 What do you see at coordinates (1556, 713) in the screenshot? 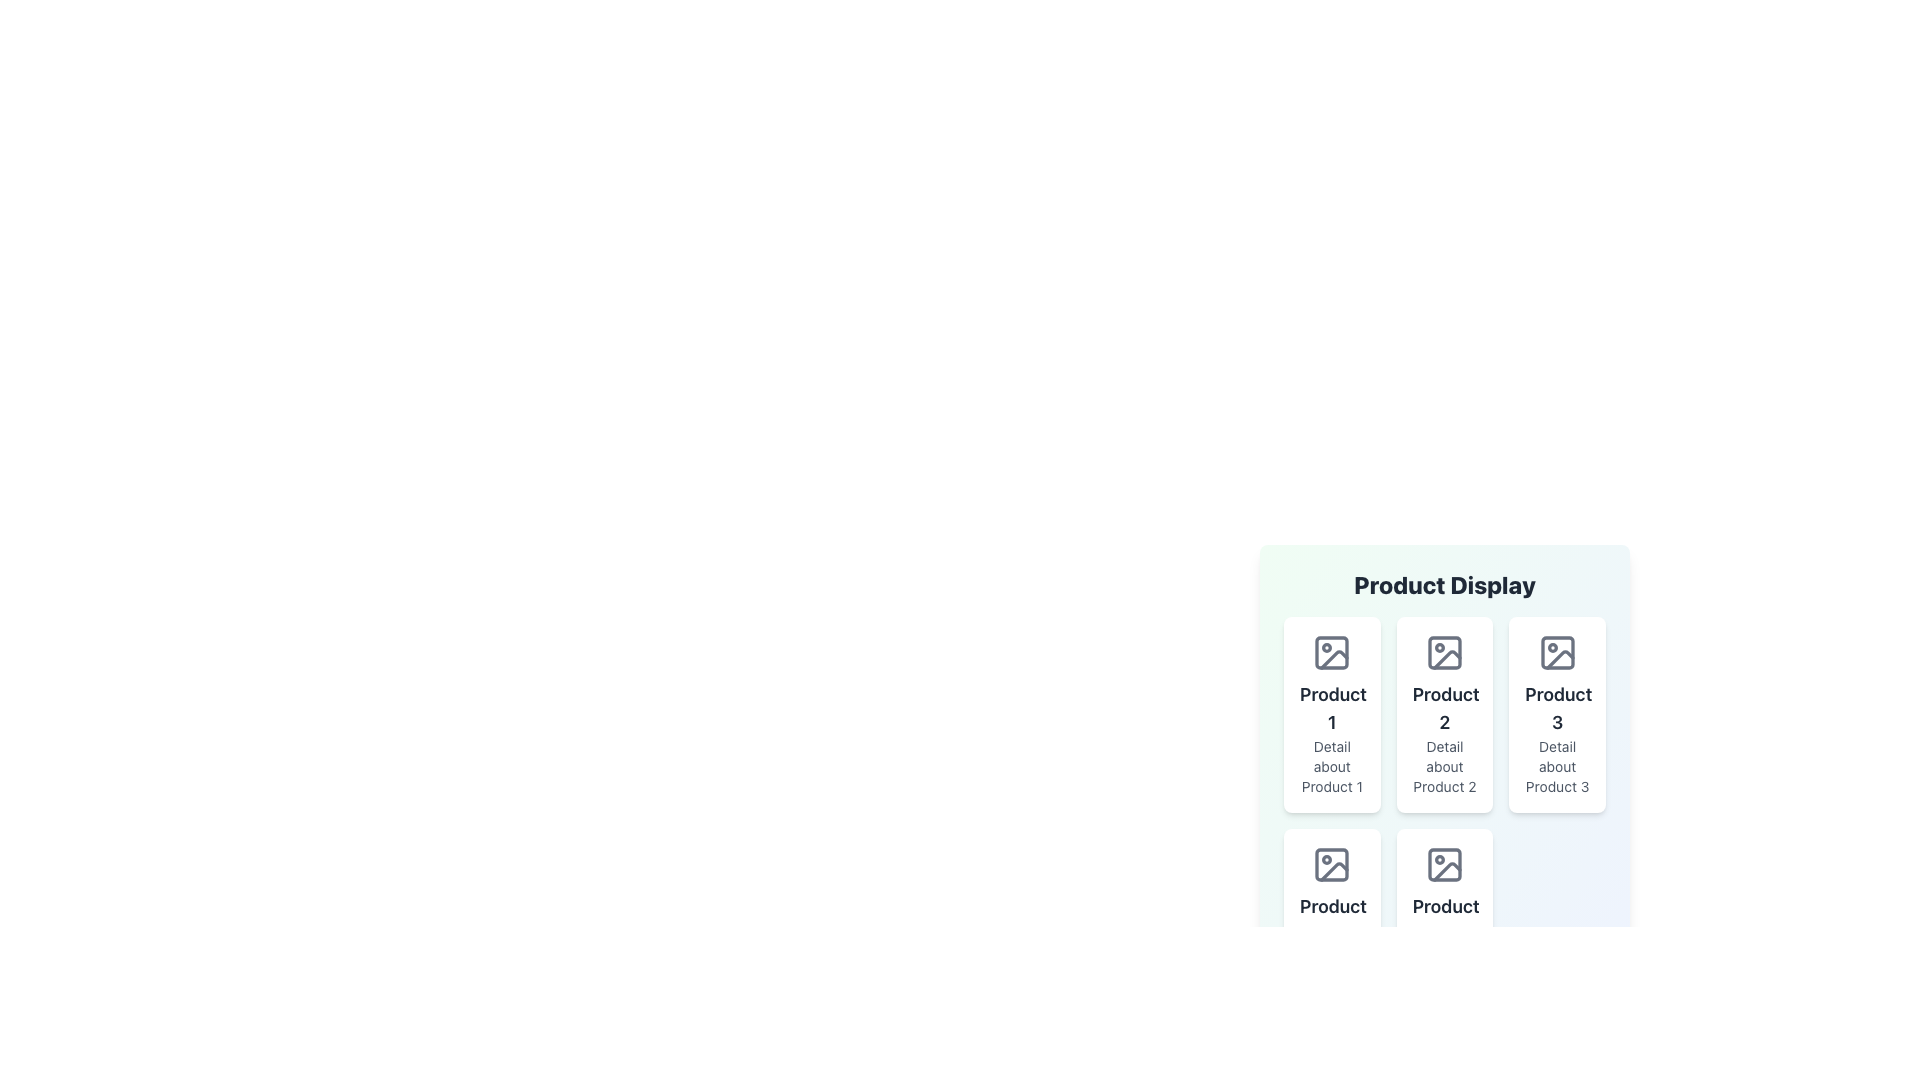
I see `the Card element displaying information about 'Product 3', which is the third item in the top row of the grid layout` at bounding box center [1556, 713].